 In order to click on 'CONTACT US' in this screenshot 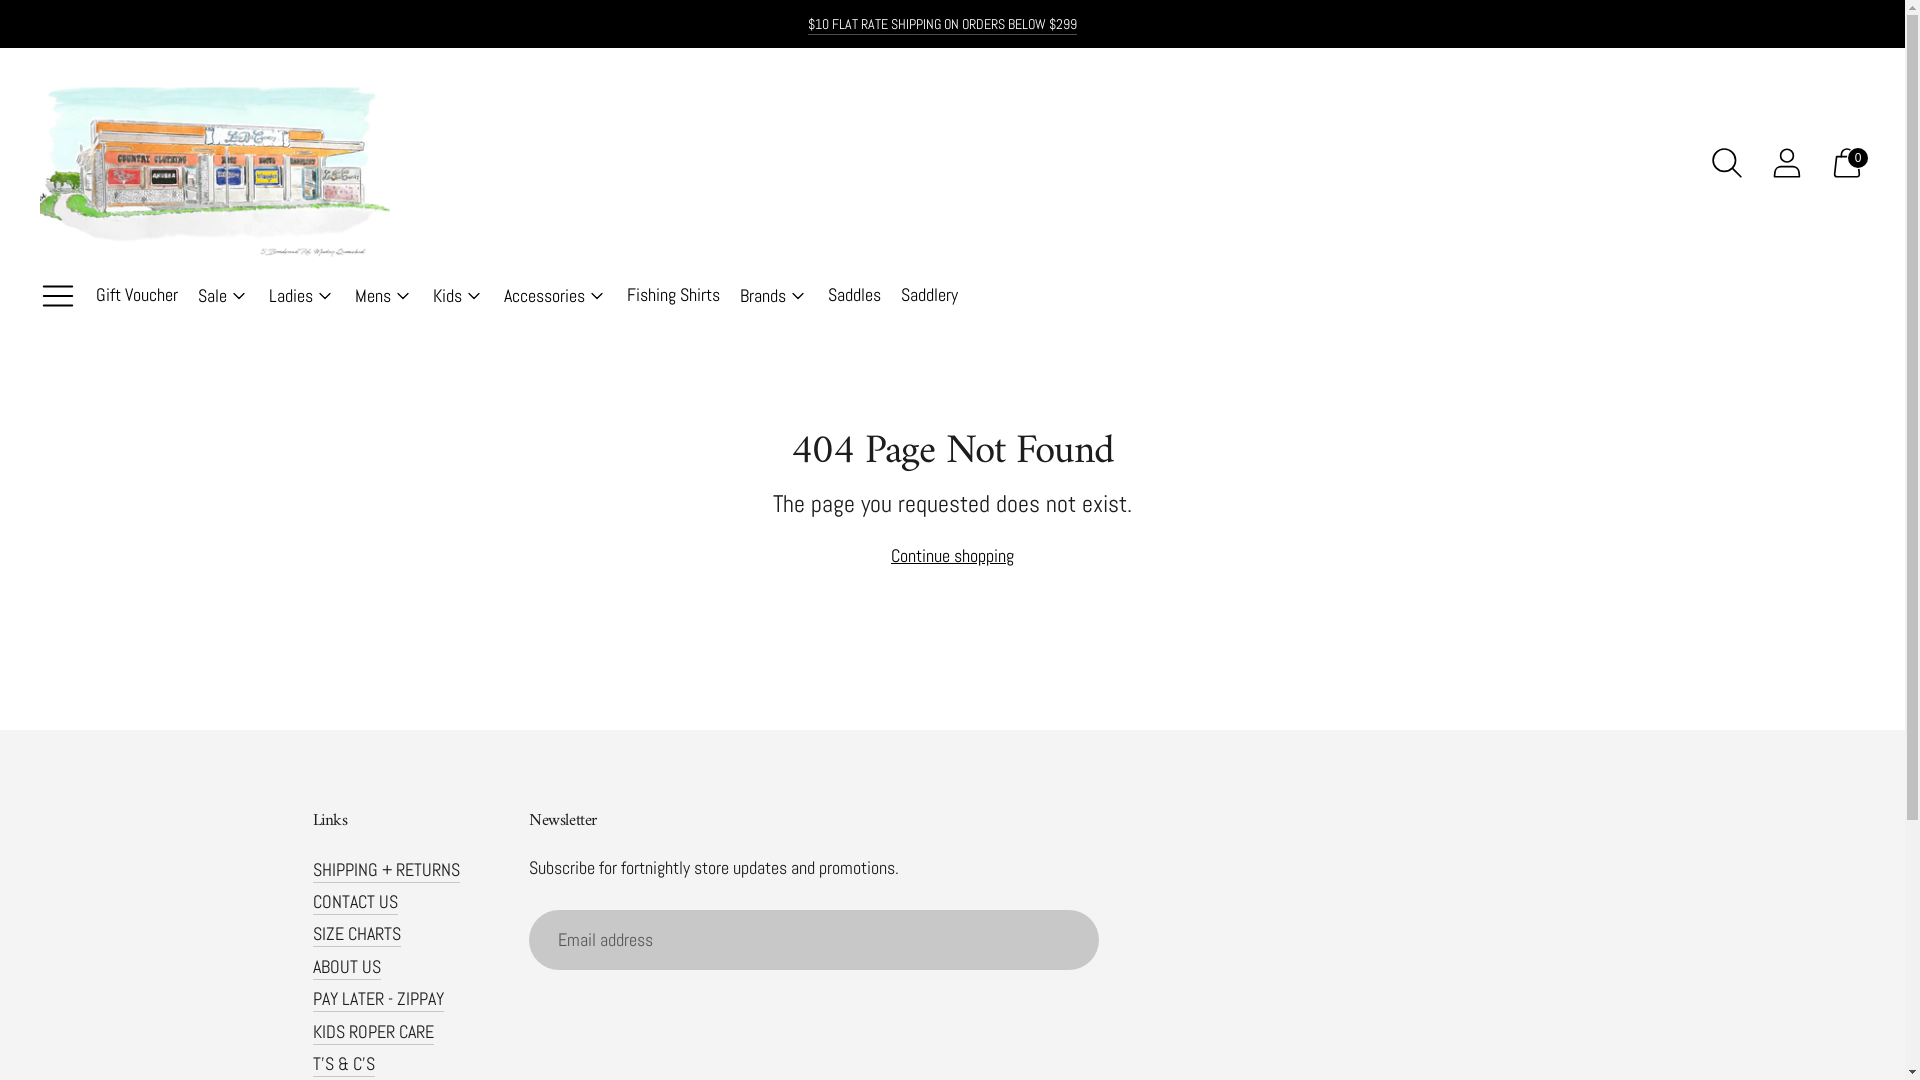, I will do `click(311, 901)`.